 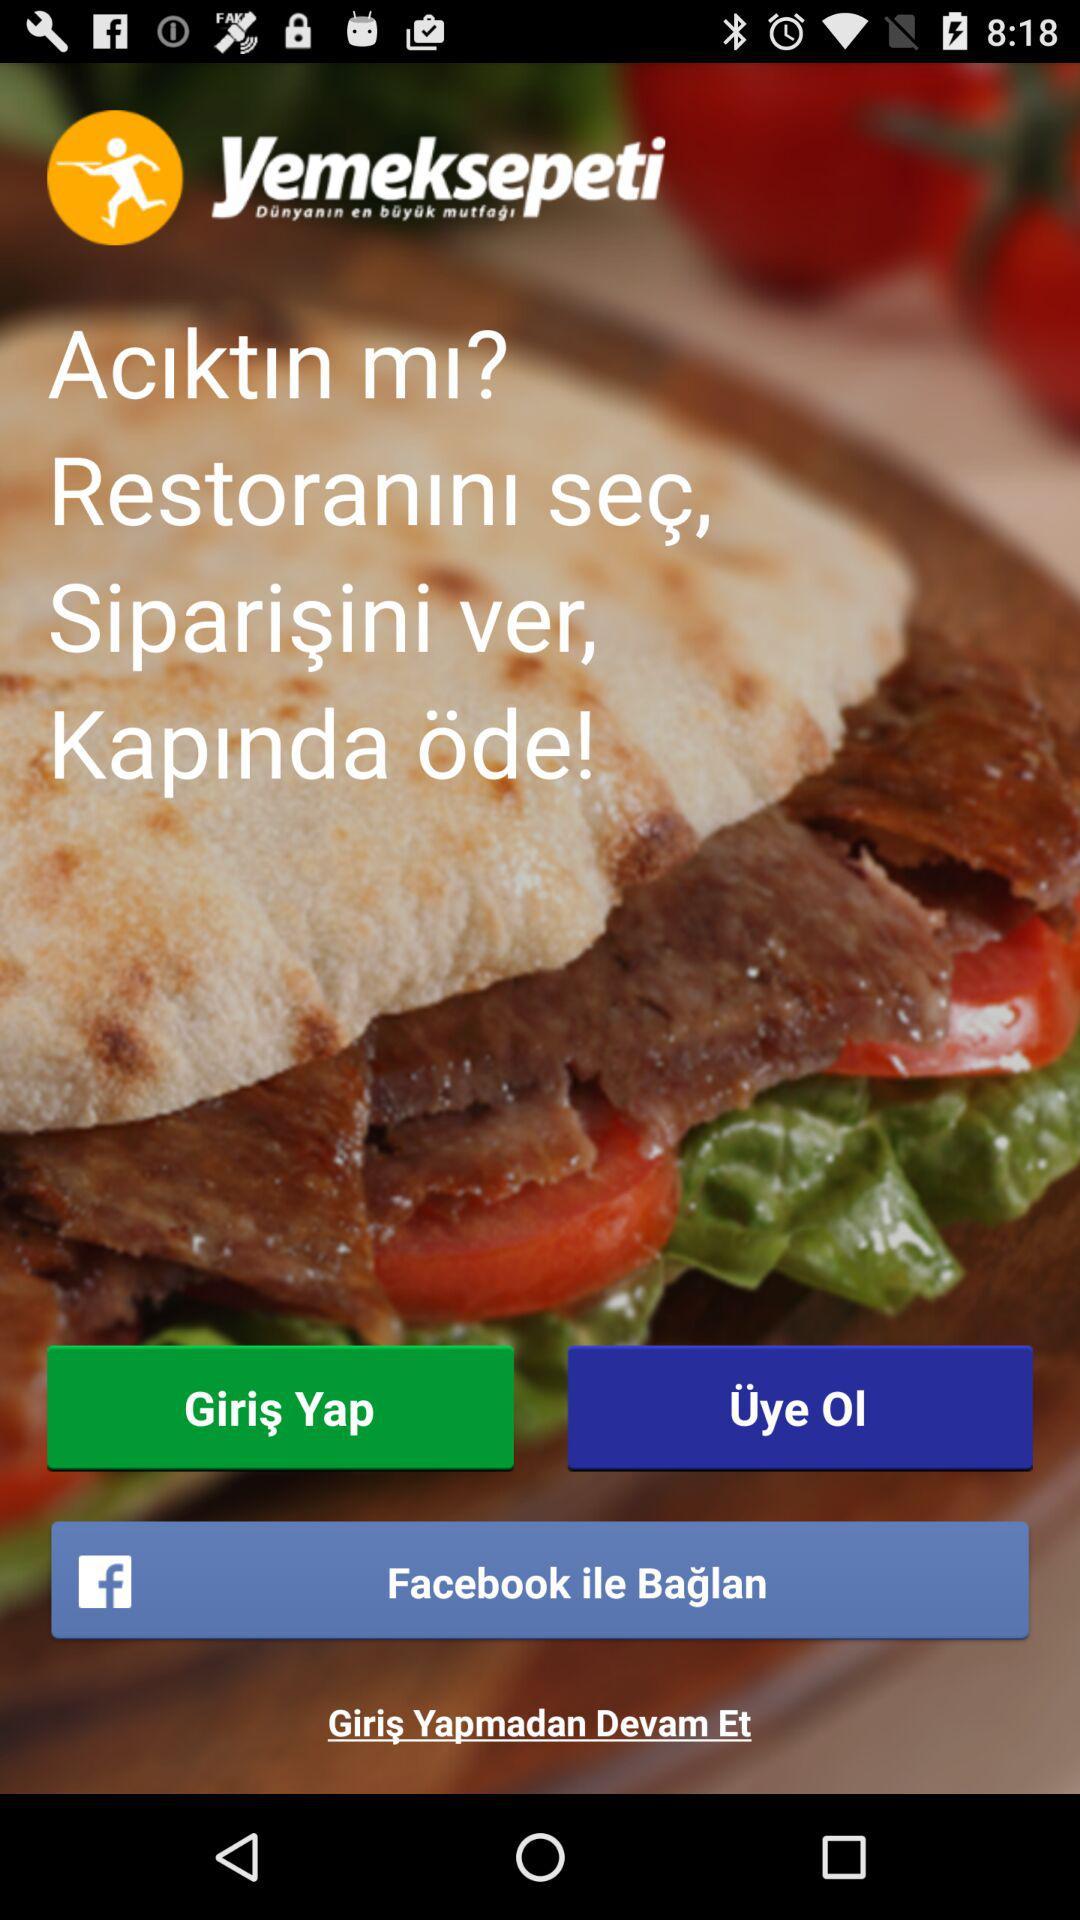 What do you see at coordinates (280, 1407) in the screenshot?
I see `the icon at the bottom left corner` at bounding box center [280, 1407].